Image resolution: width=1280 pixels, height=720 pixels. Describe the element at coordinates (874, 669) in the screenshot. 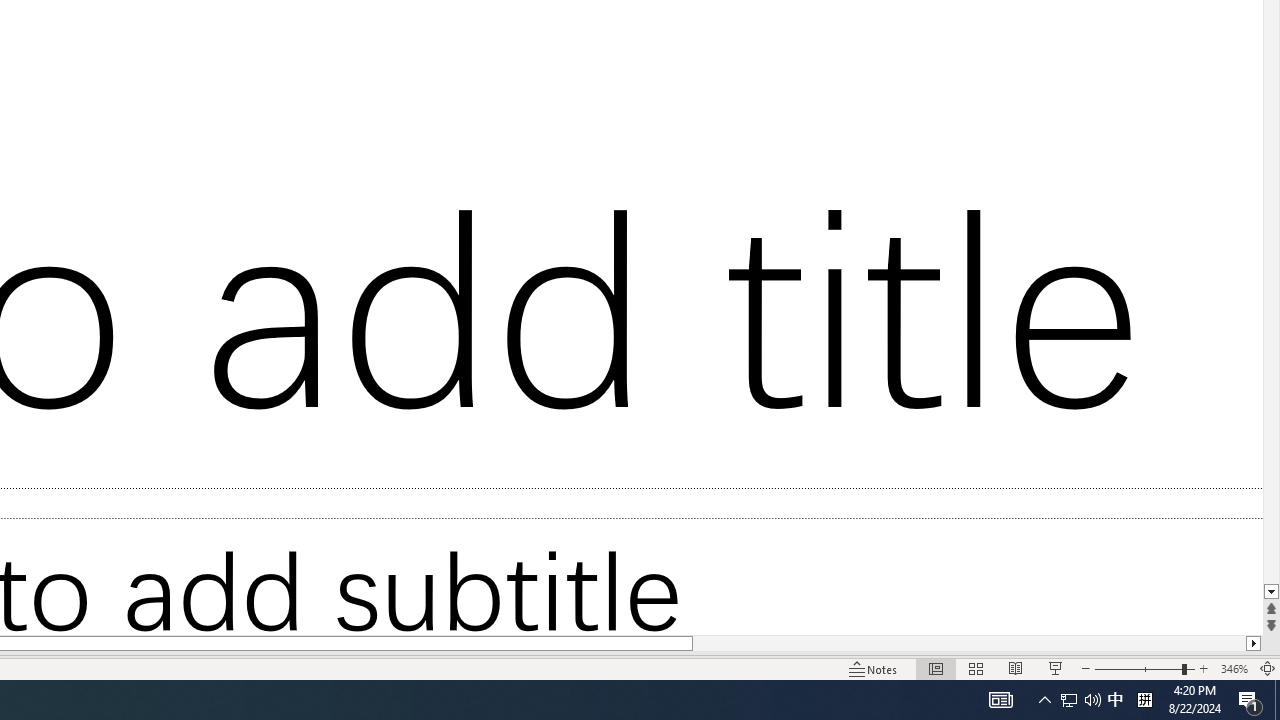

I see `'Notes '` at that location.